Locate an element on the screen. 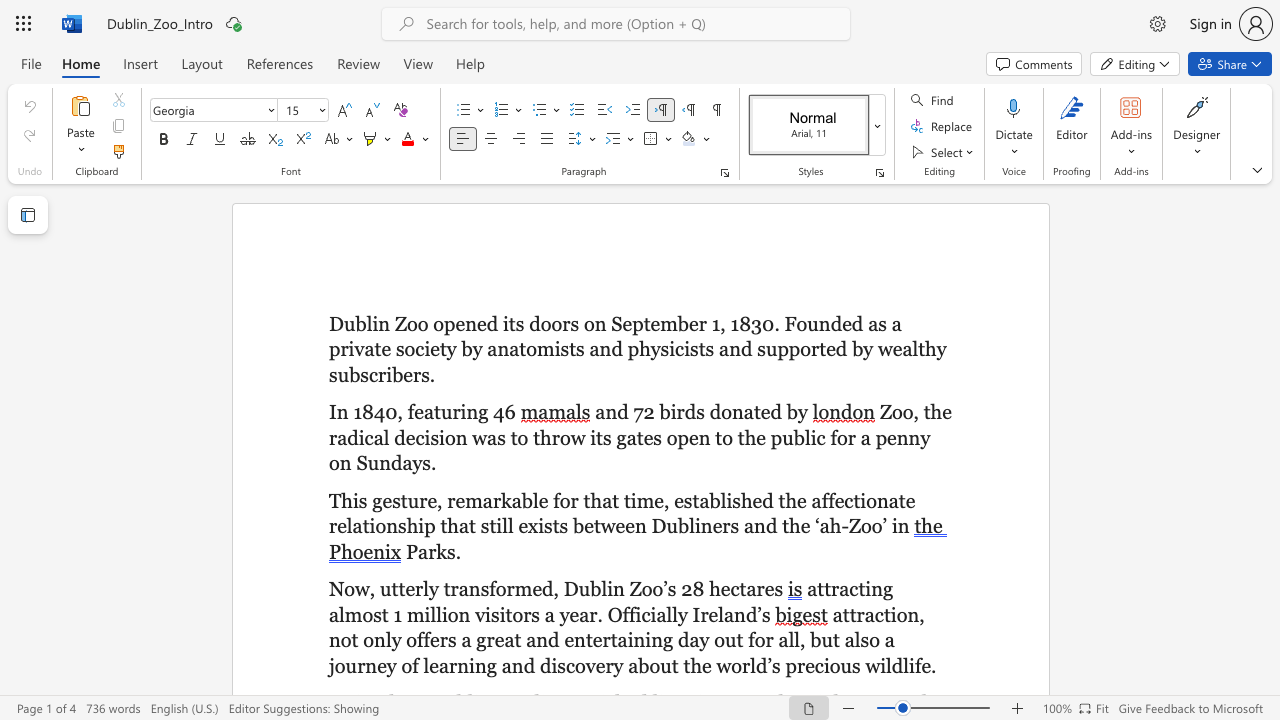  the subset text "establish" within the text "established" is located at coordinates (674, 499).